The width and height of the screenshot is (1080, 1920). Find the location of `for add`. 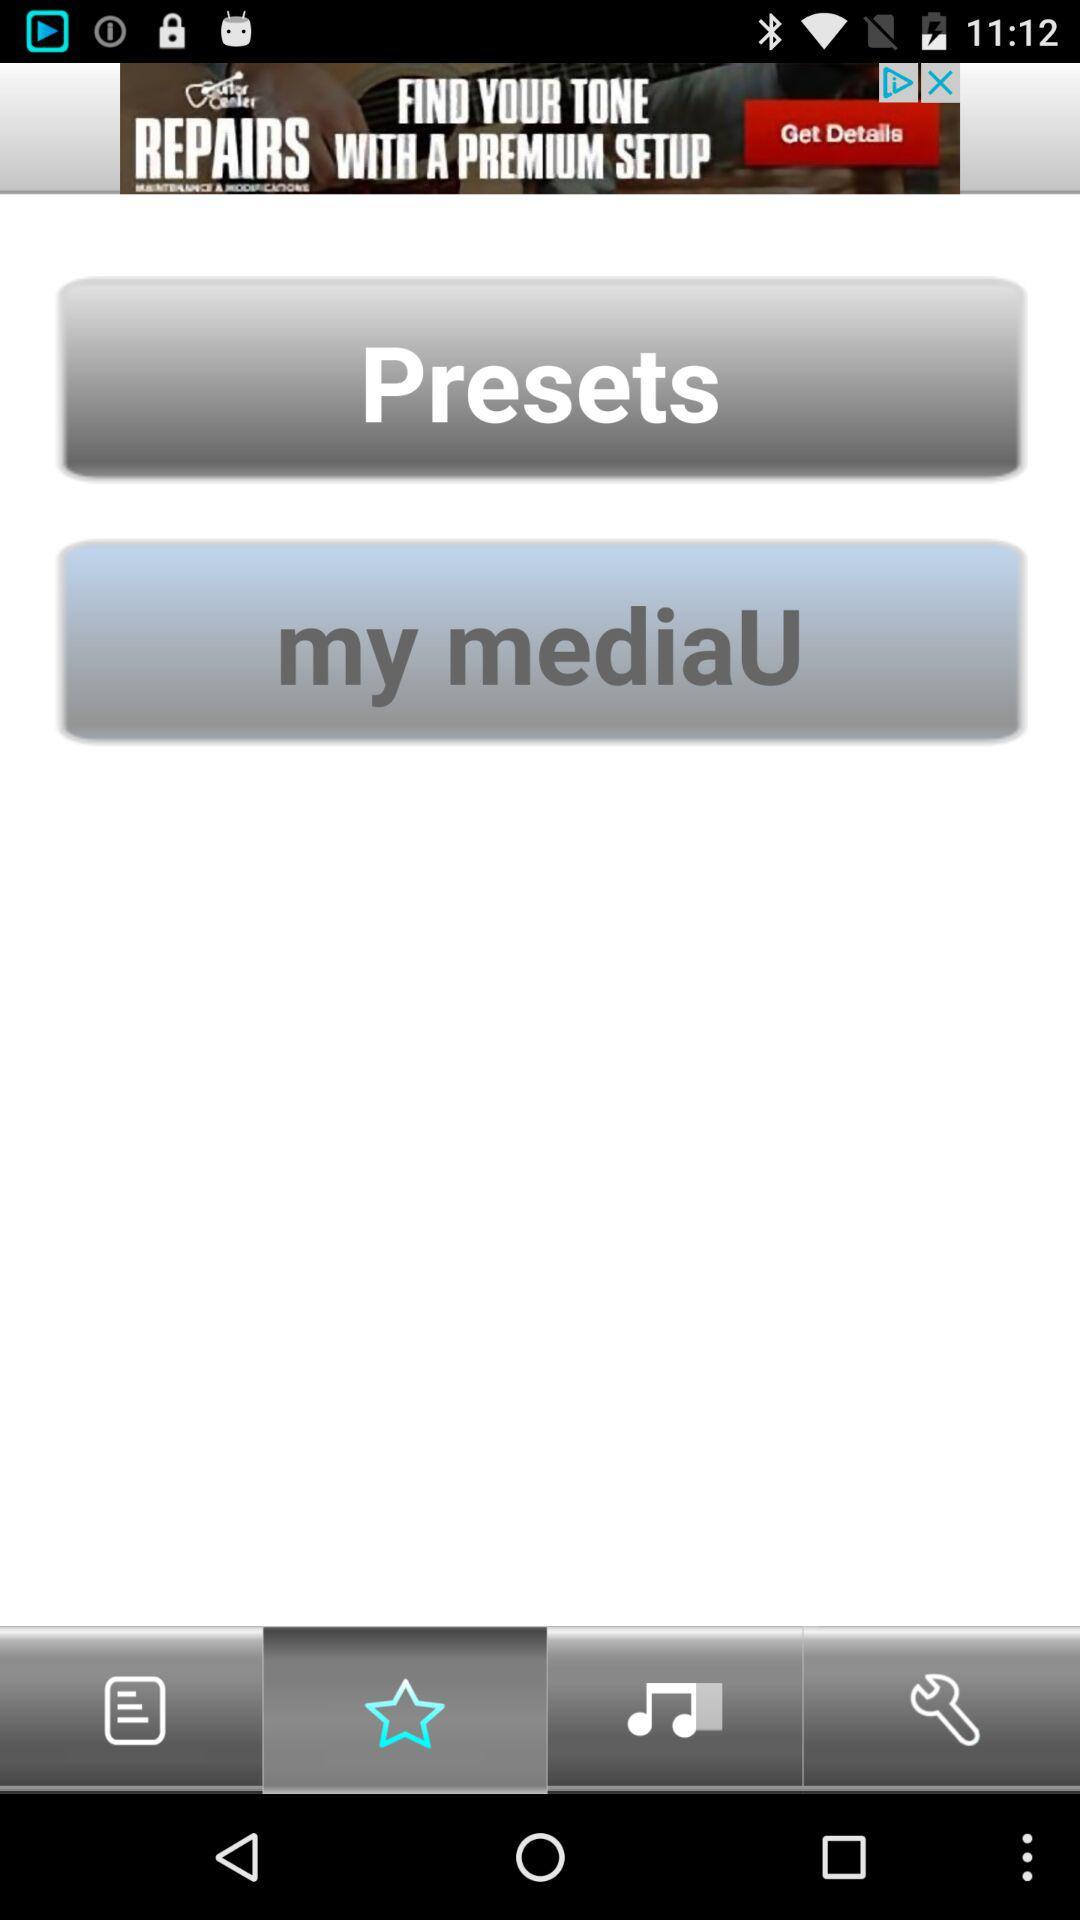

for add is located at coordinates (540, 127).